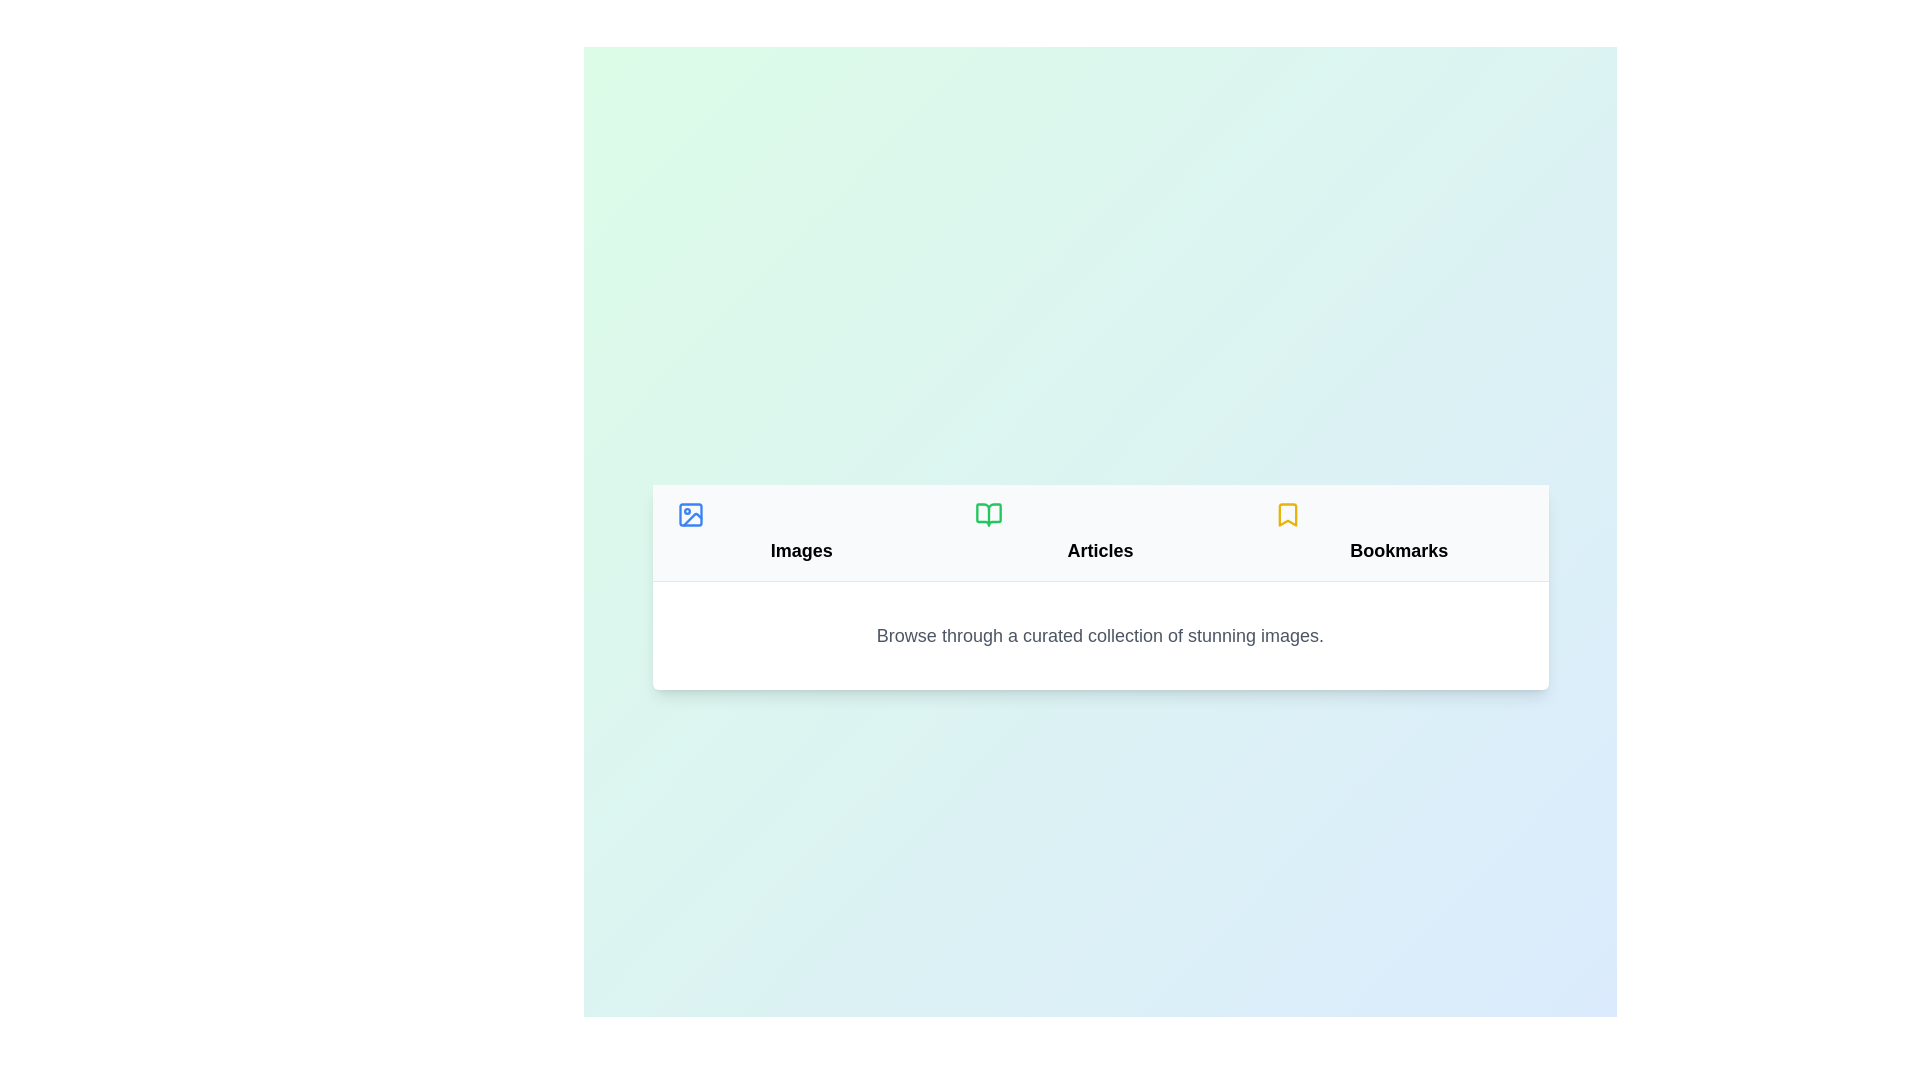 The height and width of the screenshot is (1080, 1920). I want to click on the Articles tab, so click(1099, 531).